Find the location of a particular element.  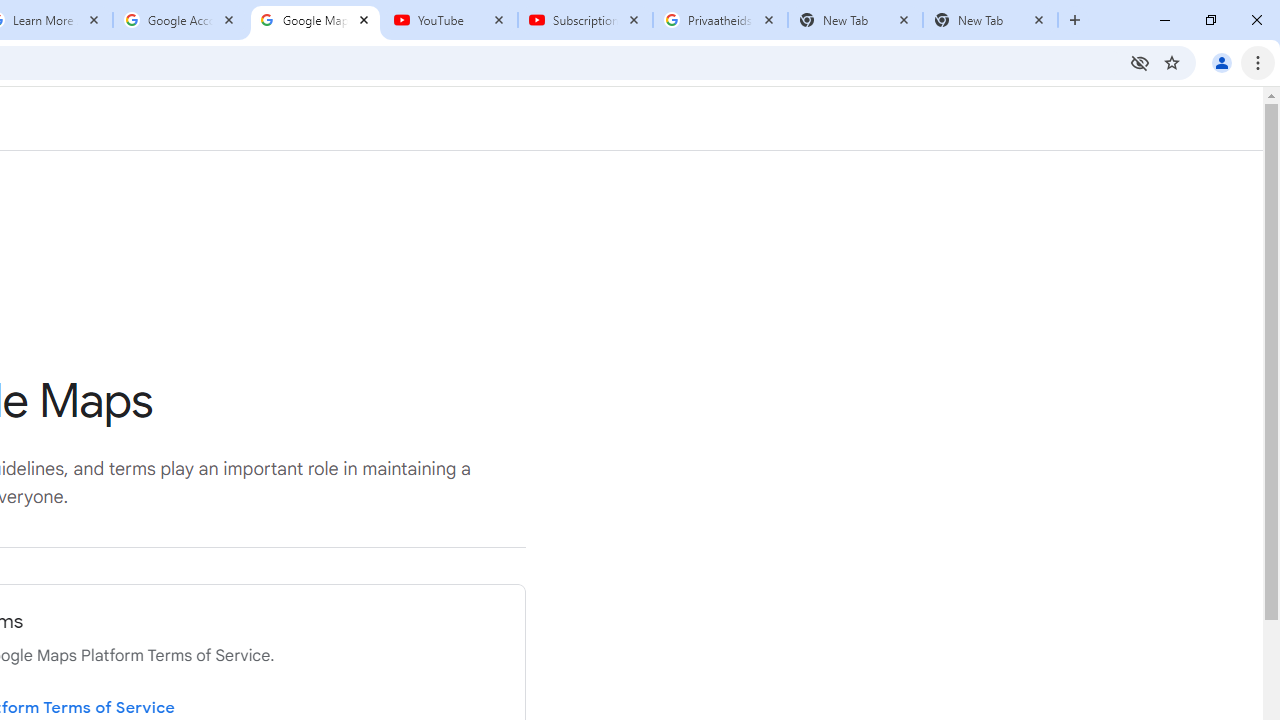

'Google Maps Policies and Guidelines - Transparency Center' is located at coordinates (314, 20).